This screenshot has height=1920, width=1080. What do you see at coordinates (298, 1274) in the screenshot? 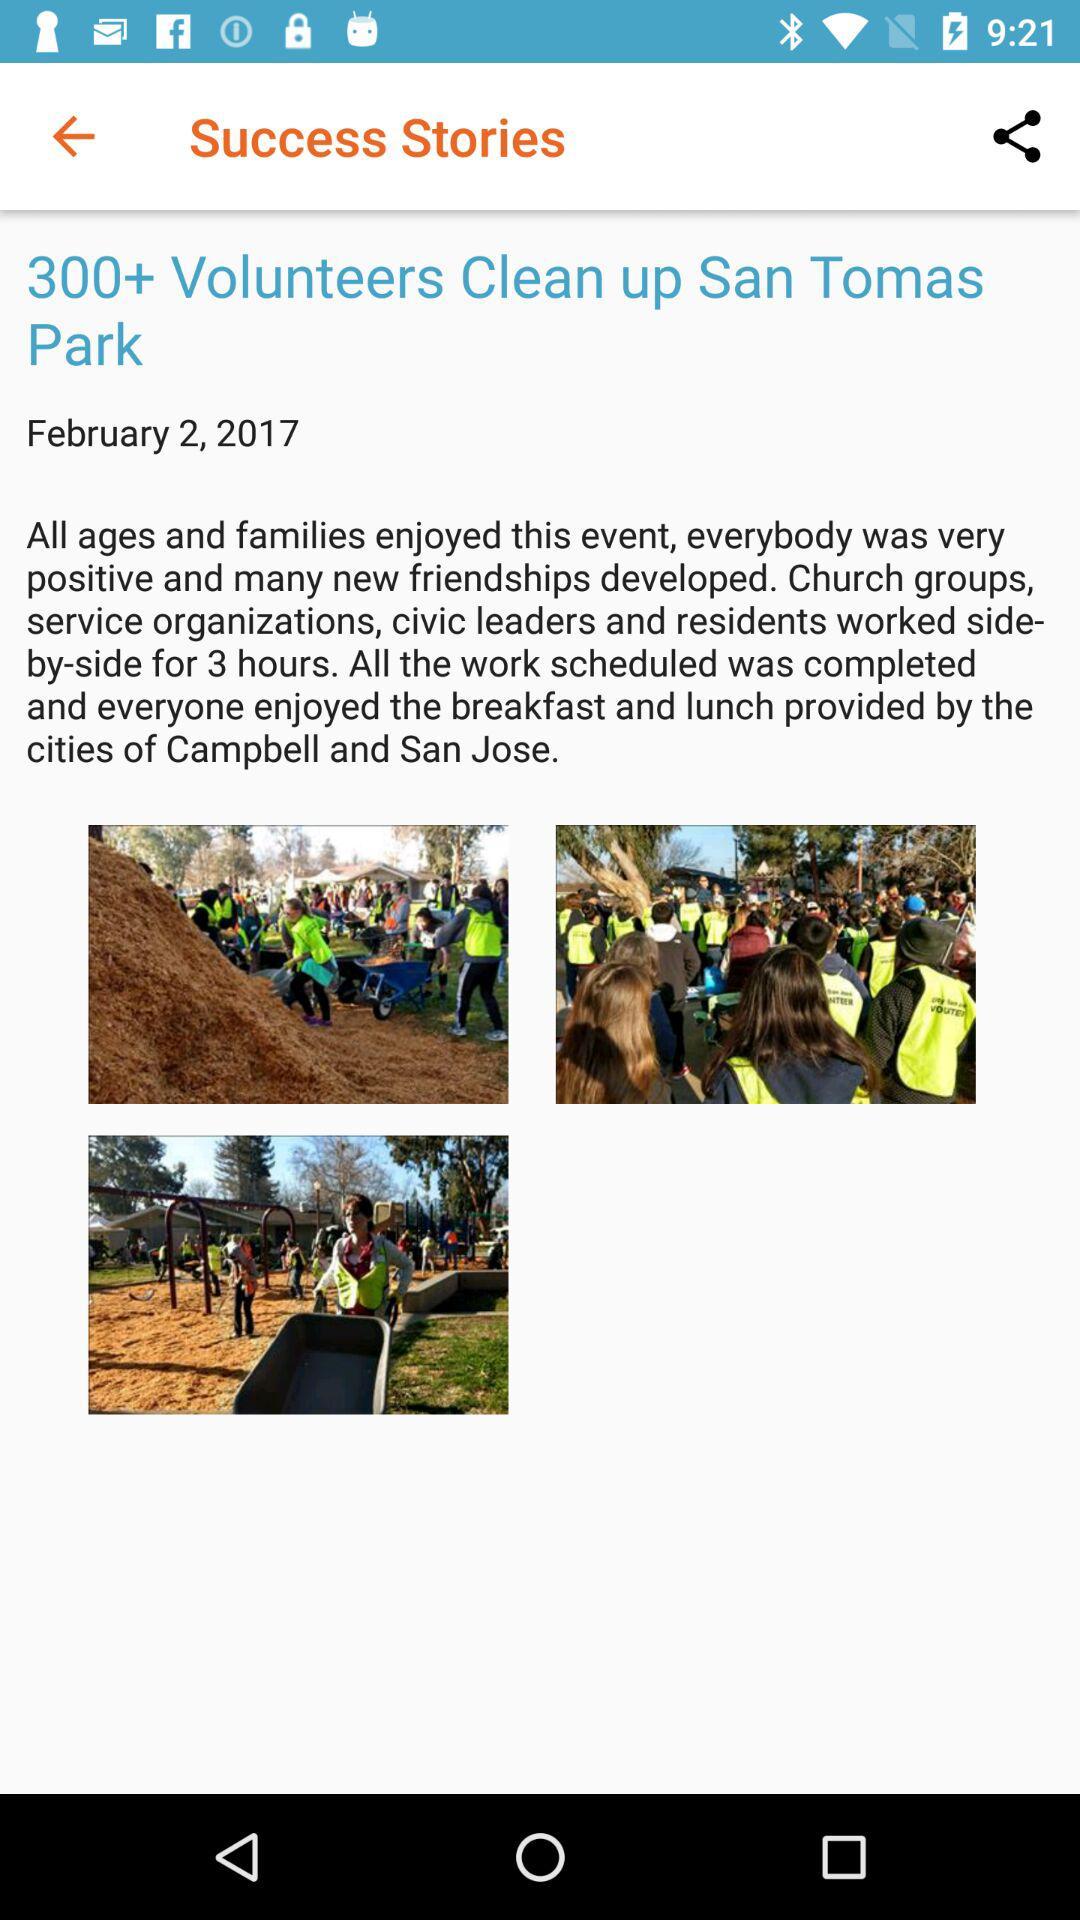
I see `pic` at bounding box center [298, 1274].